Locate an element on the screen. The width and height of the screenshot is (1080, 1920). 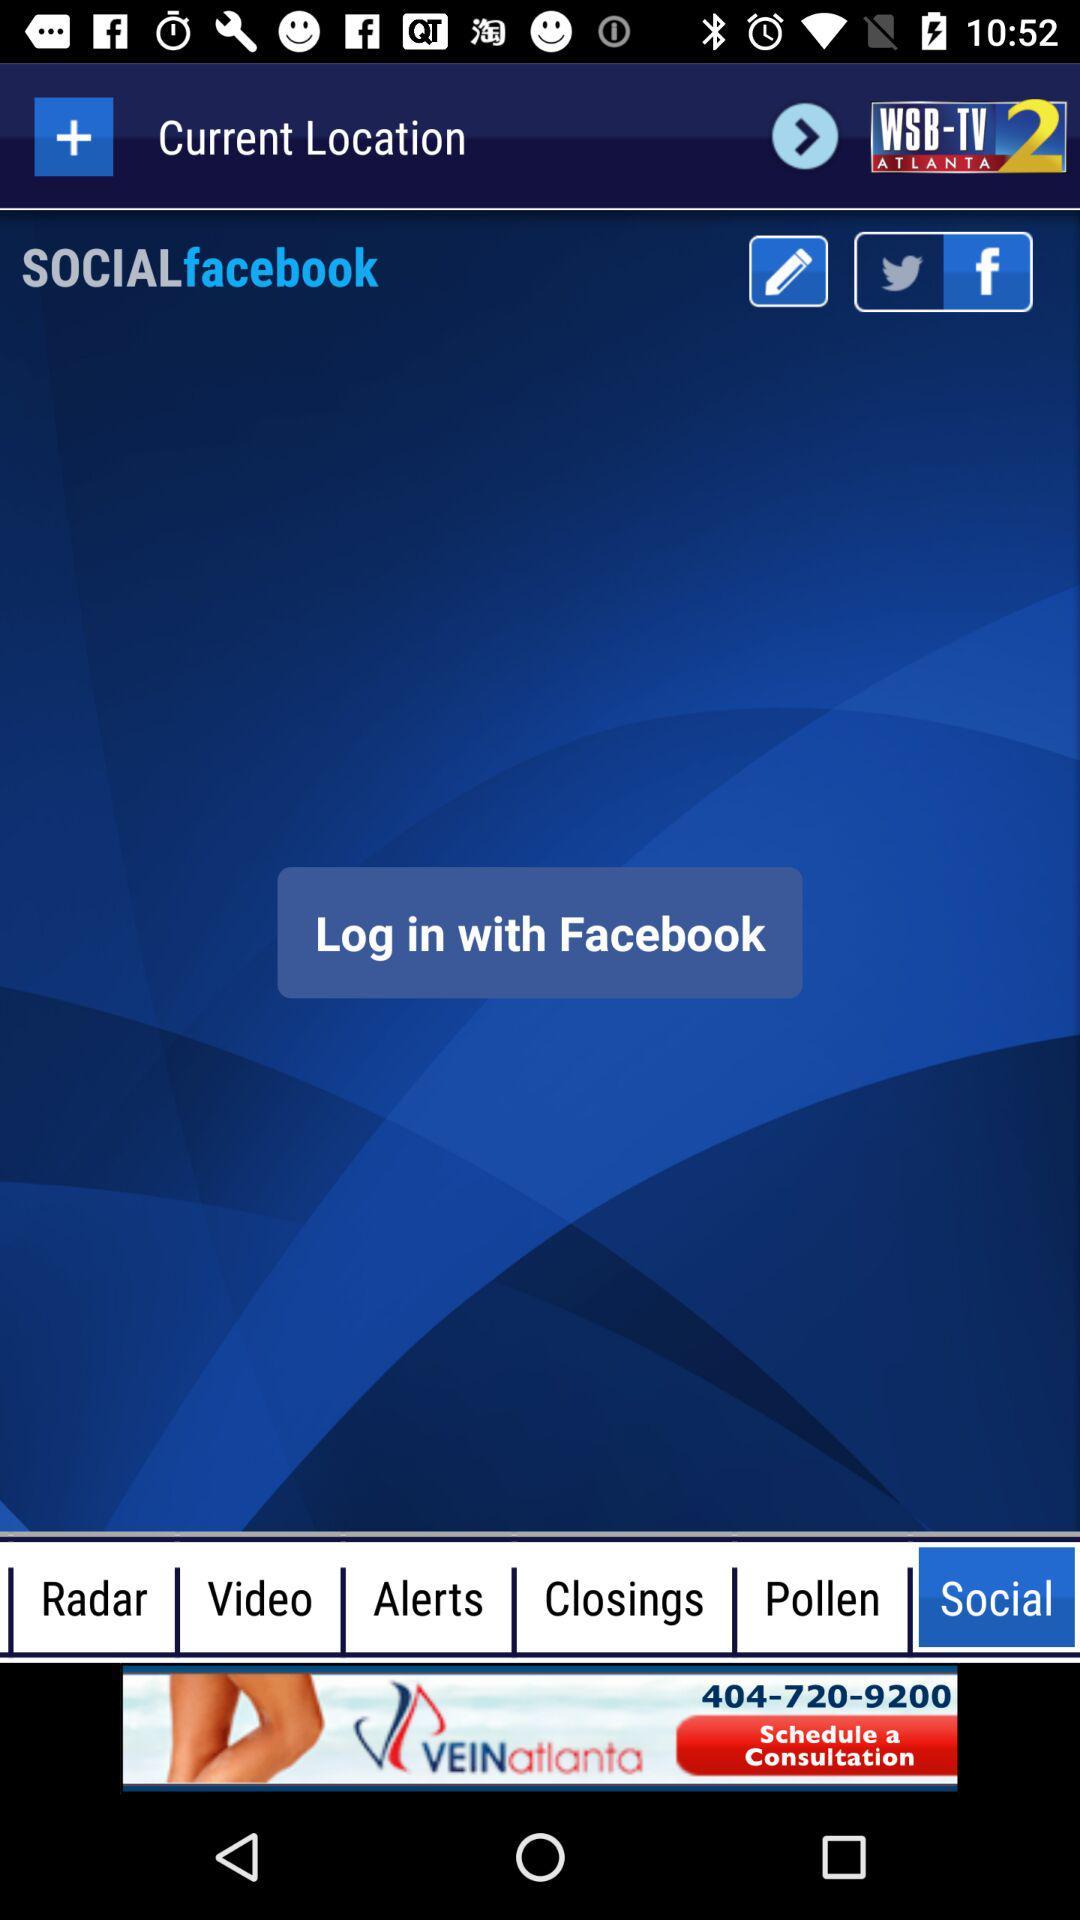
wsb-tv channel 2 weather is located at coordinates (967, 135).